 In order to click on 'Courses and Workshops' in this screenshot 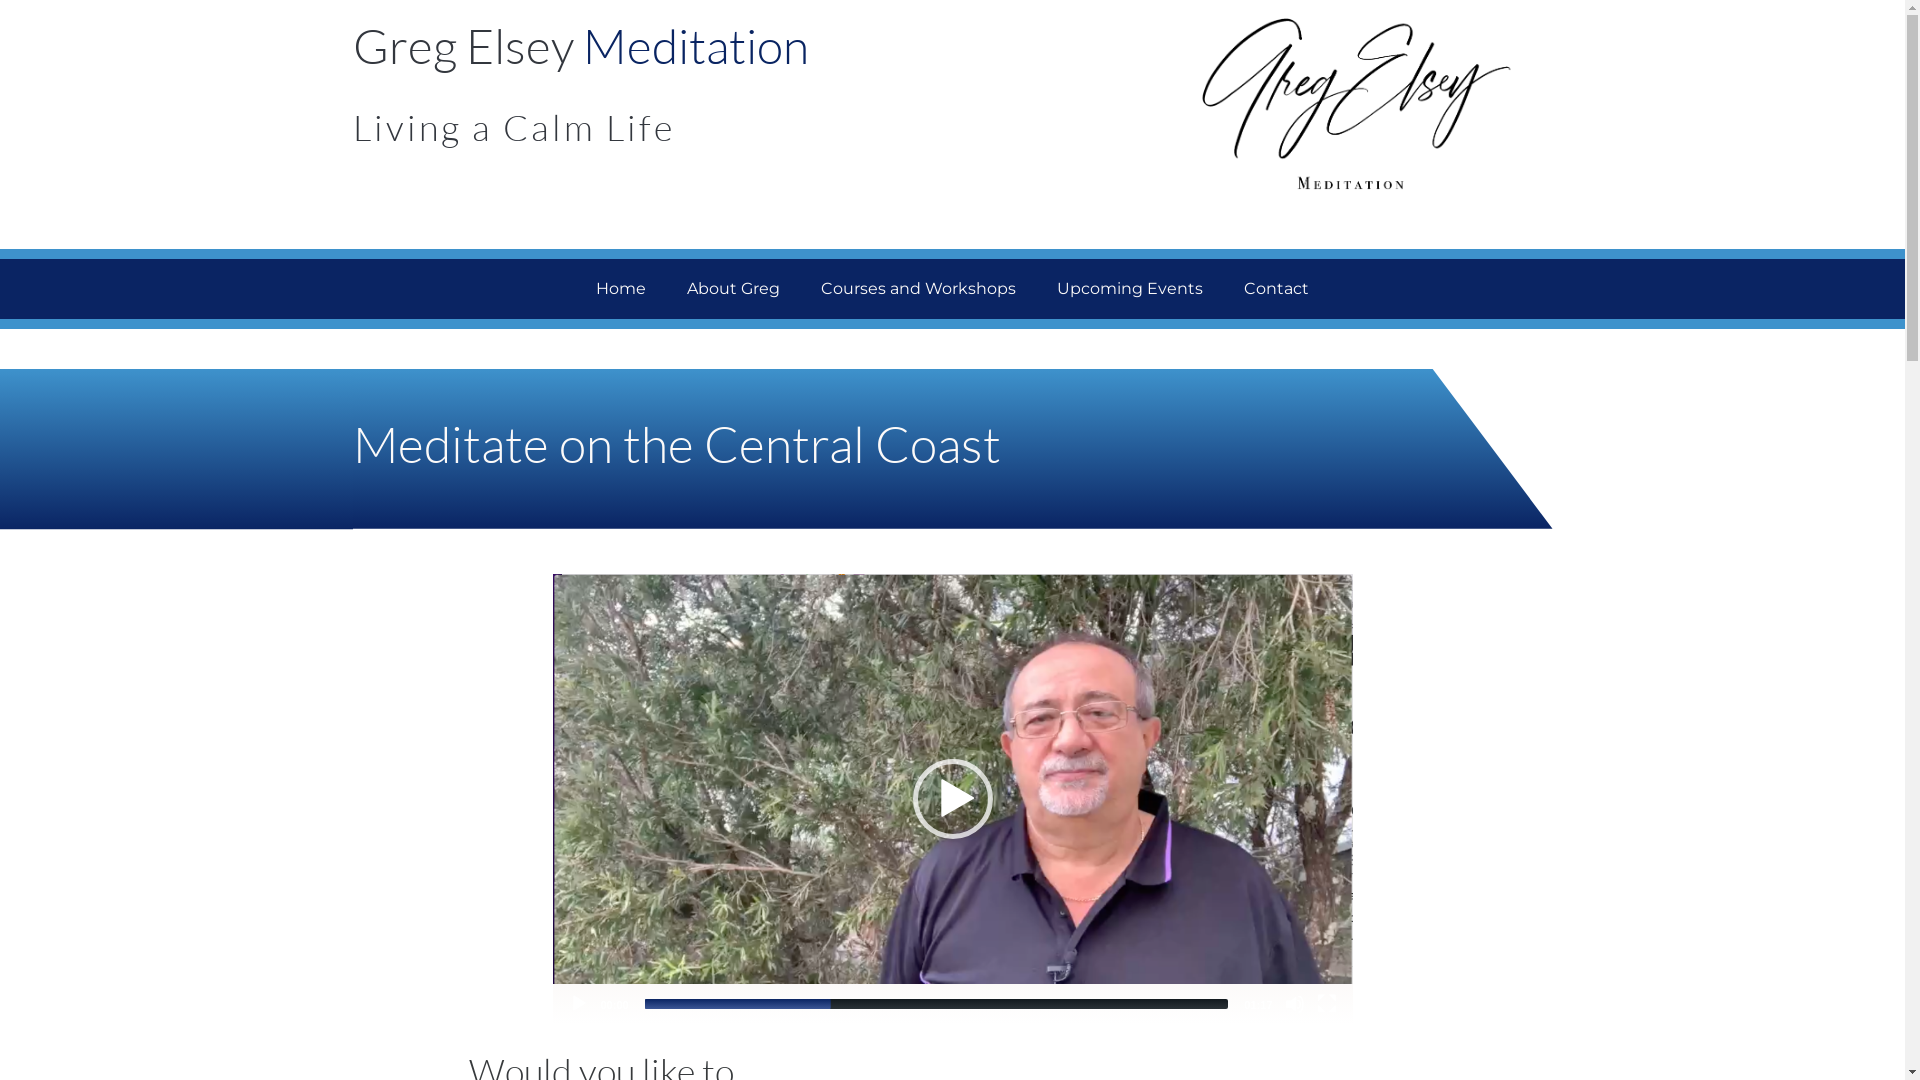, I will do `click(917, 289)`.